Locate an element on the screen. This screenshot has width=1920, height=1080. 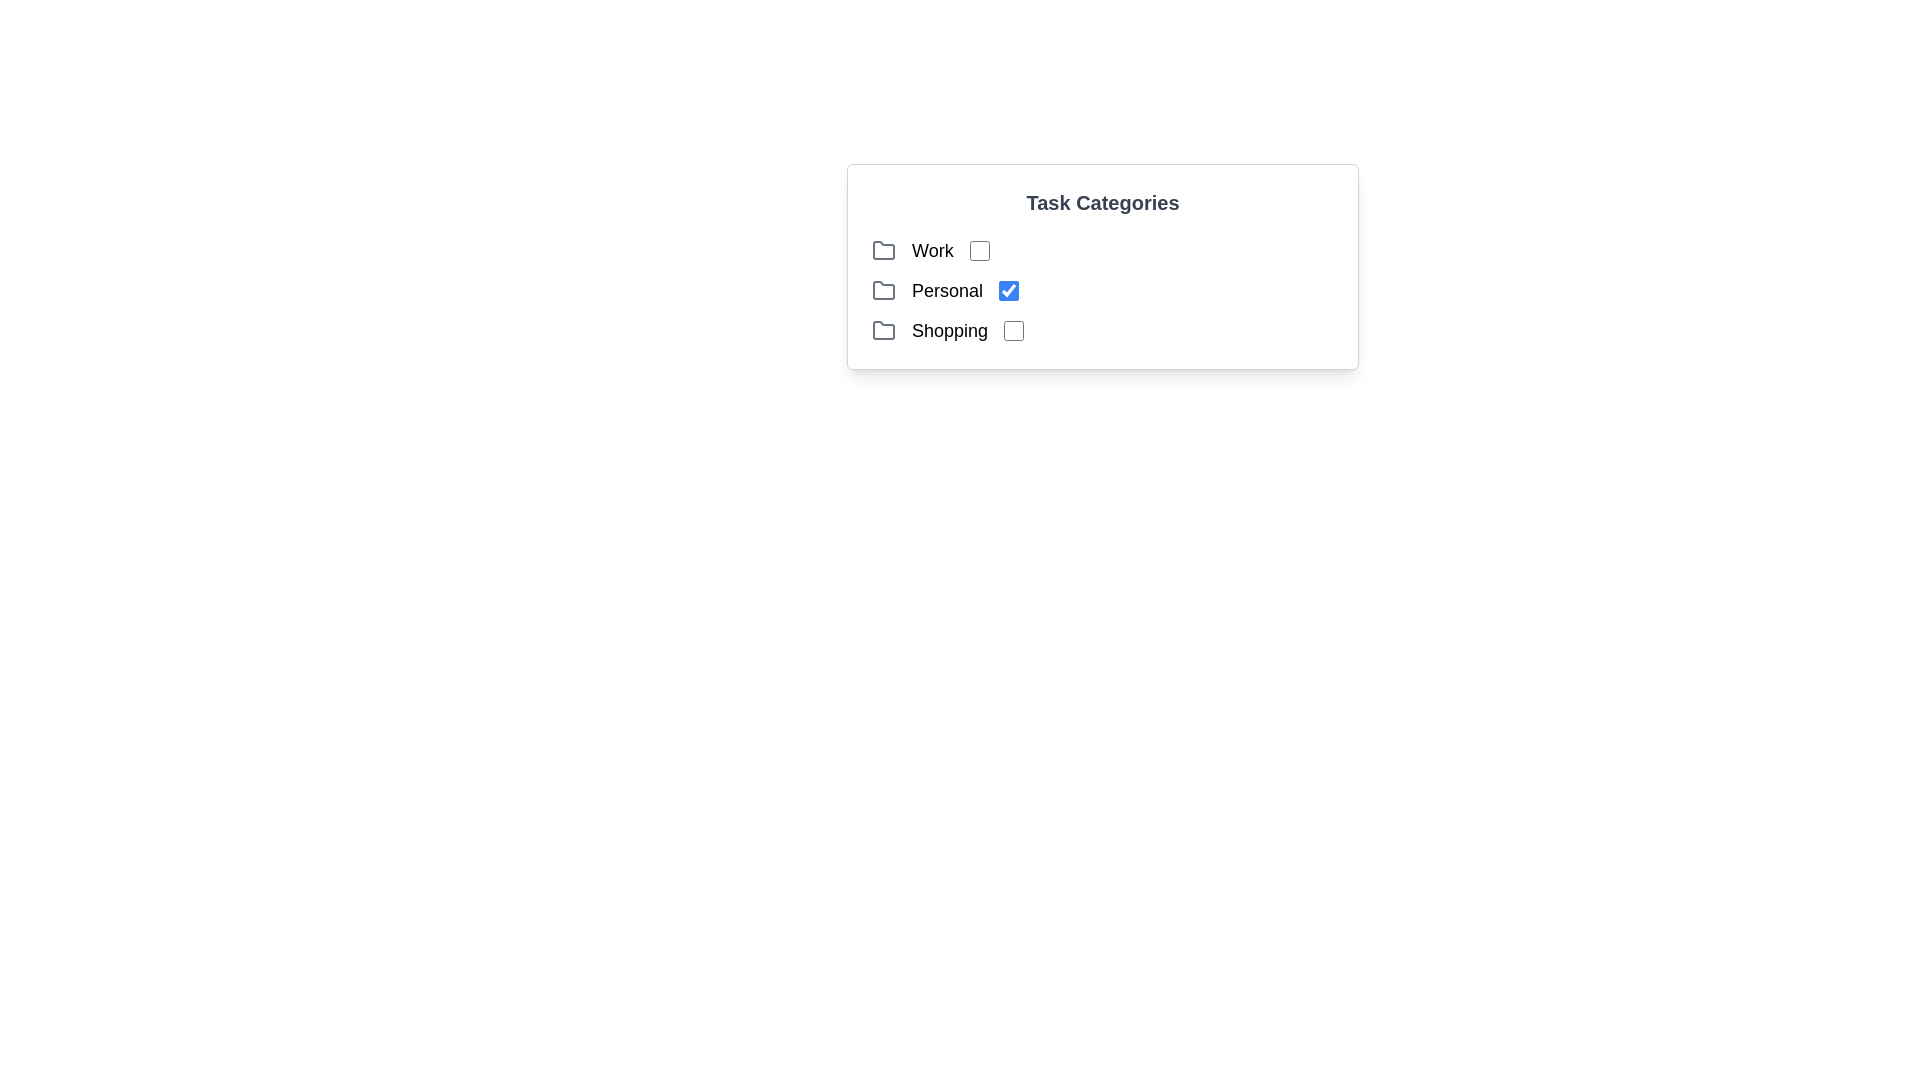
the text label displaying 'Work', which is part of the 'Task Categories' section, located between a folder icon and a checkbox is located at coordinates (931, 249).